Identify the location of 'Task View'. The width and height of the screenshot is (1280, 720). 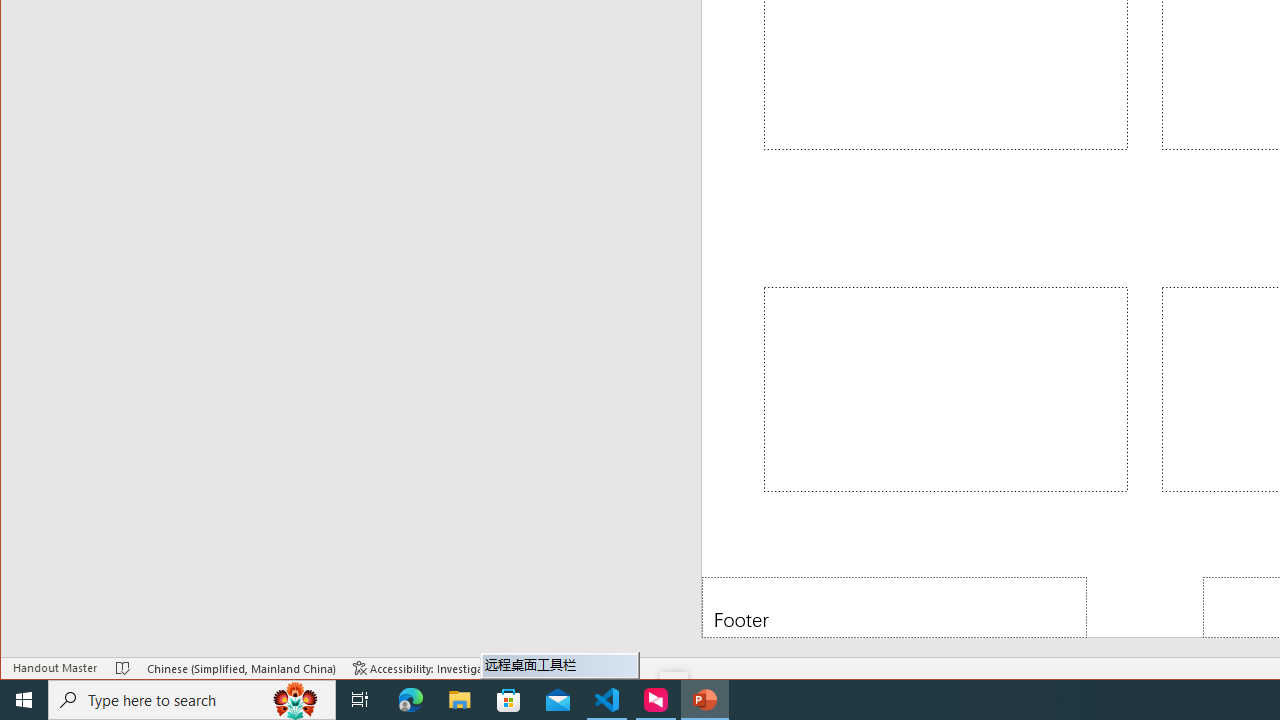
(359, 698).